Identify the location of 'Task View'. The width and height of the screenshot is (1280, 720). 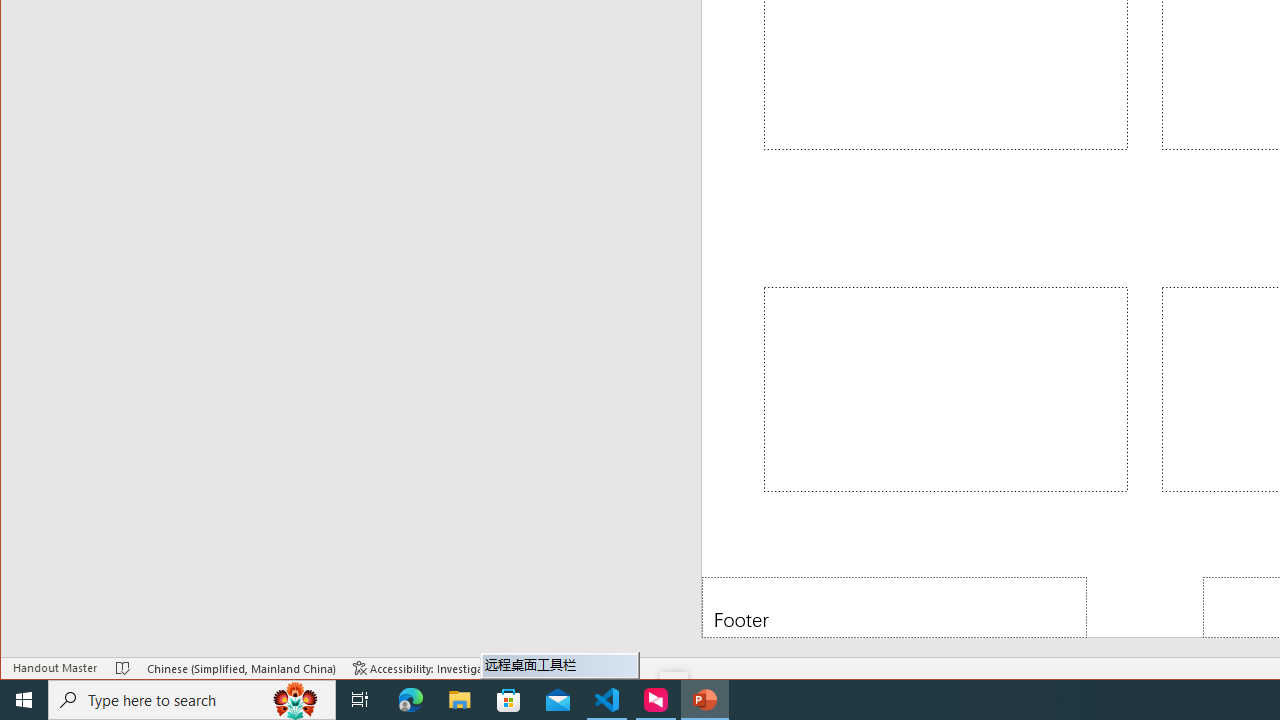
(359, 698).